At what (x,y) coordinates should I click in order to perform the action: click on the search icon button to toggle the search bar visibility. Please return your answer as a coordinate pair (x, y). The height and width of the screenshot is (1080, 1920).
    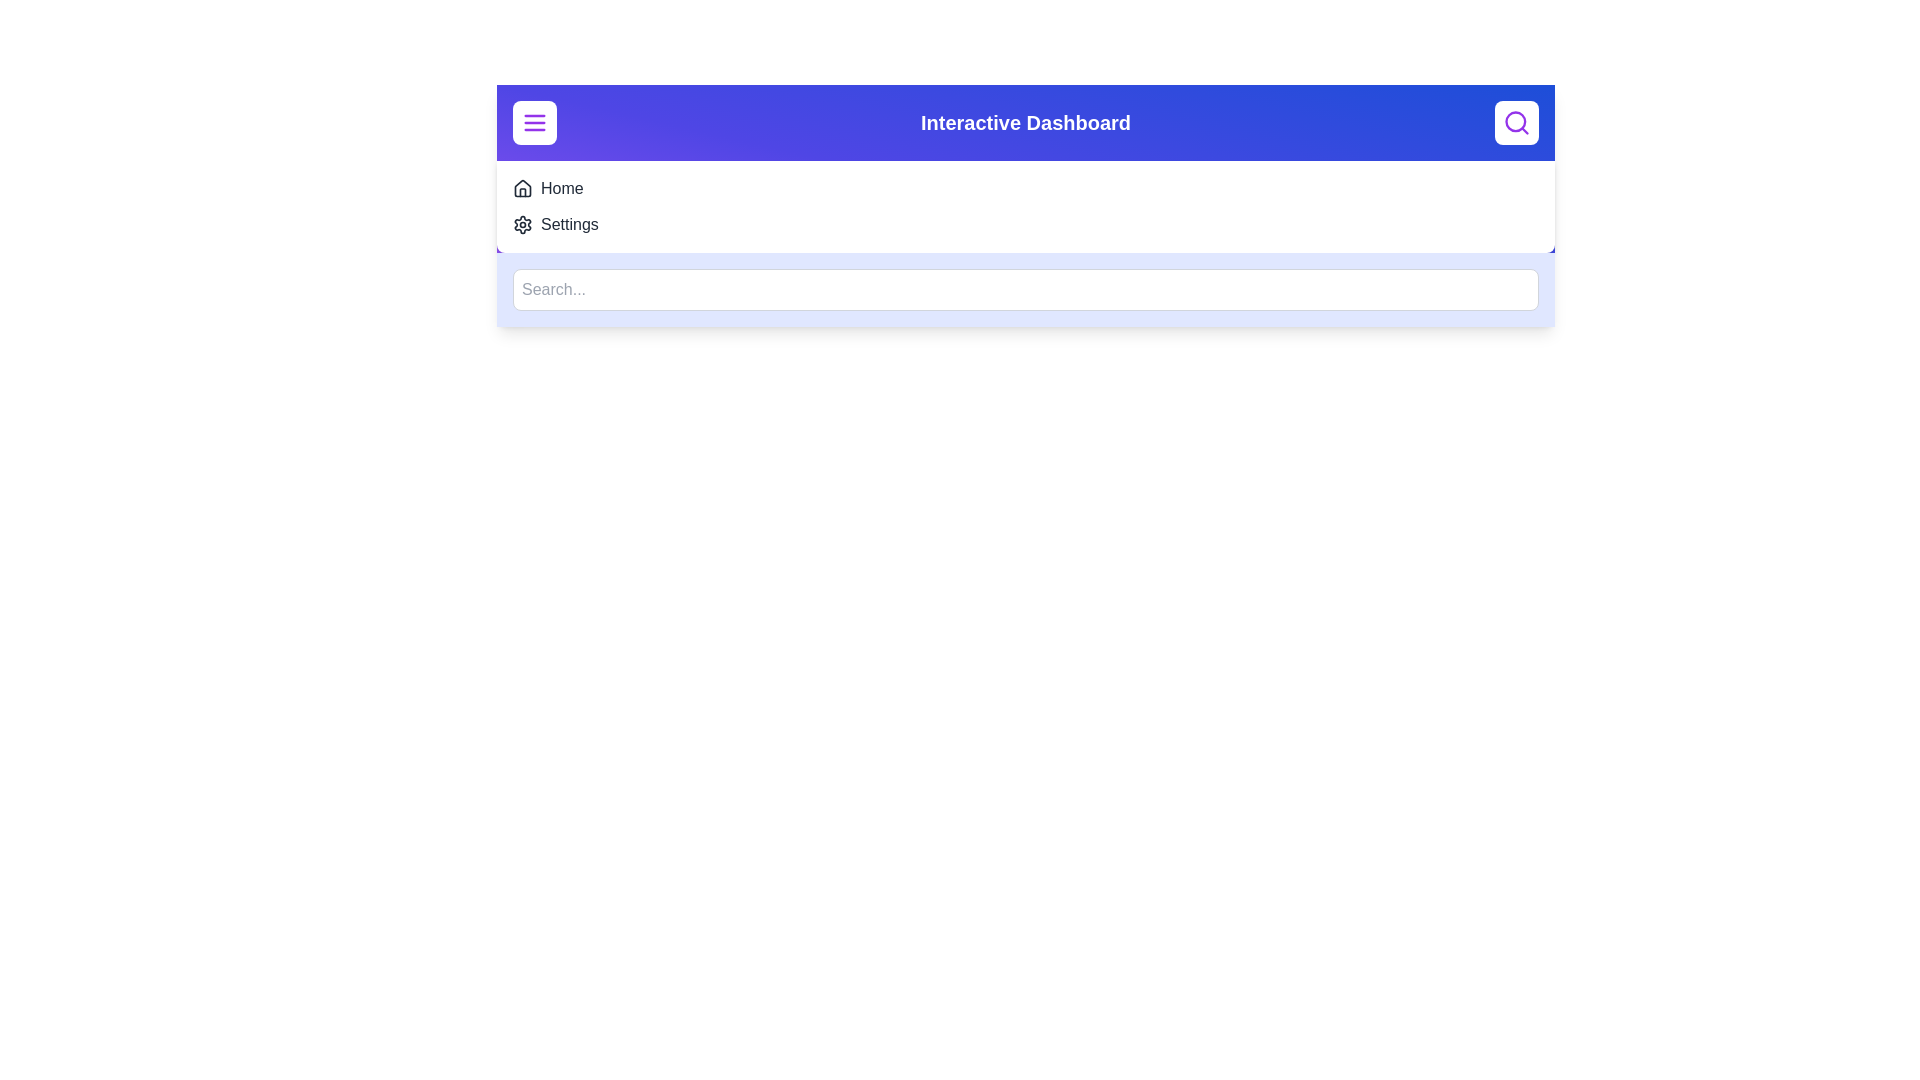
    Looking at the image, I should click on (1516, 123).